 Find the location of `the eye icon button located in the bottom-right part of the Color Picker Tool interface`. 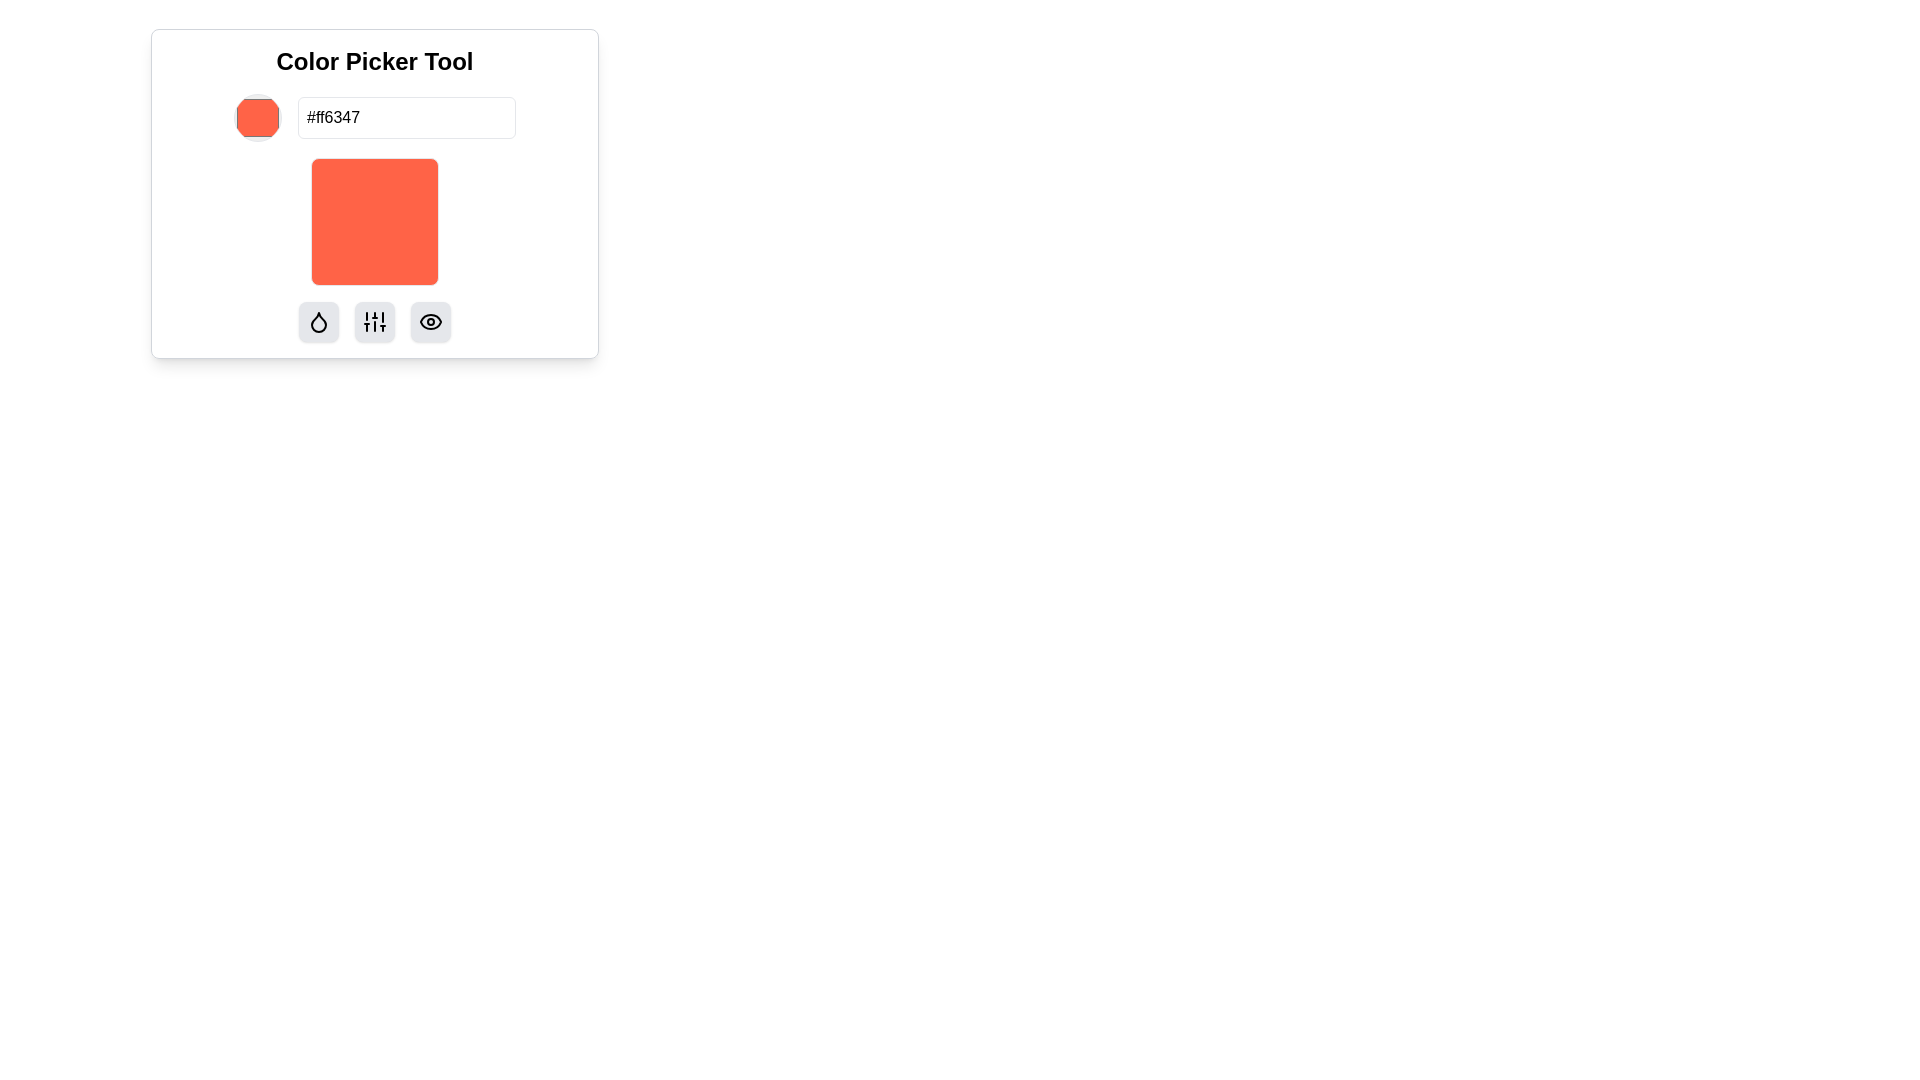

the eye icon button located in the bottom-right part of the Color Picker Tool interface is located at coordinates (430, 320).